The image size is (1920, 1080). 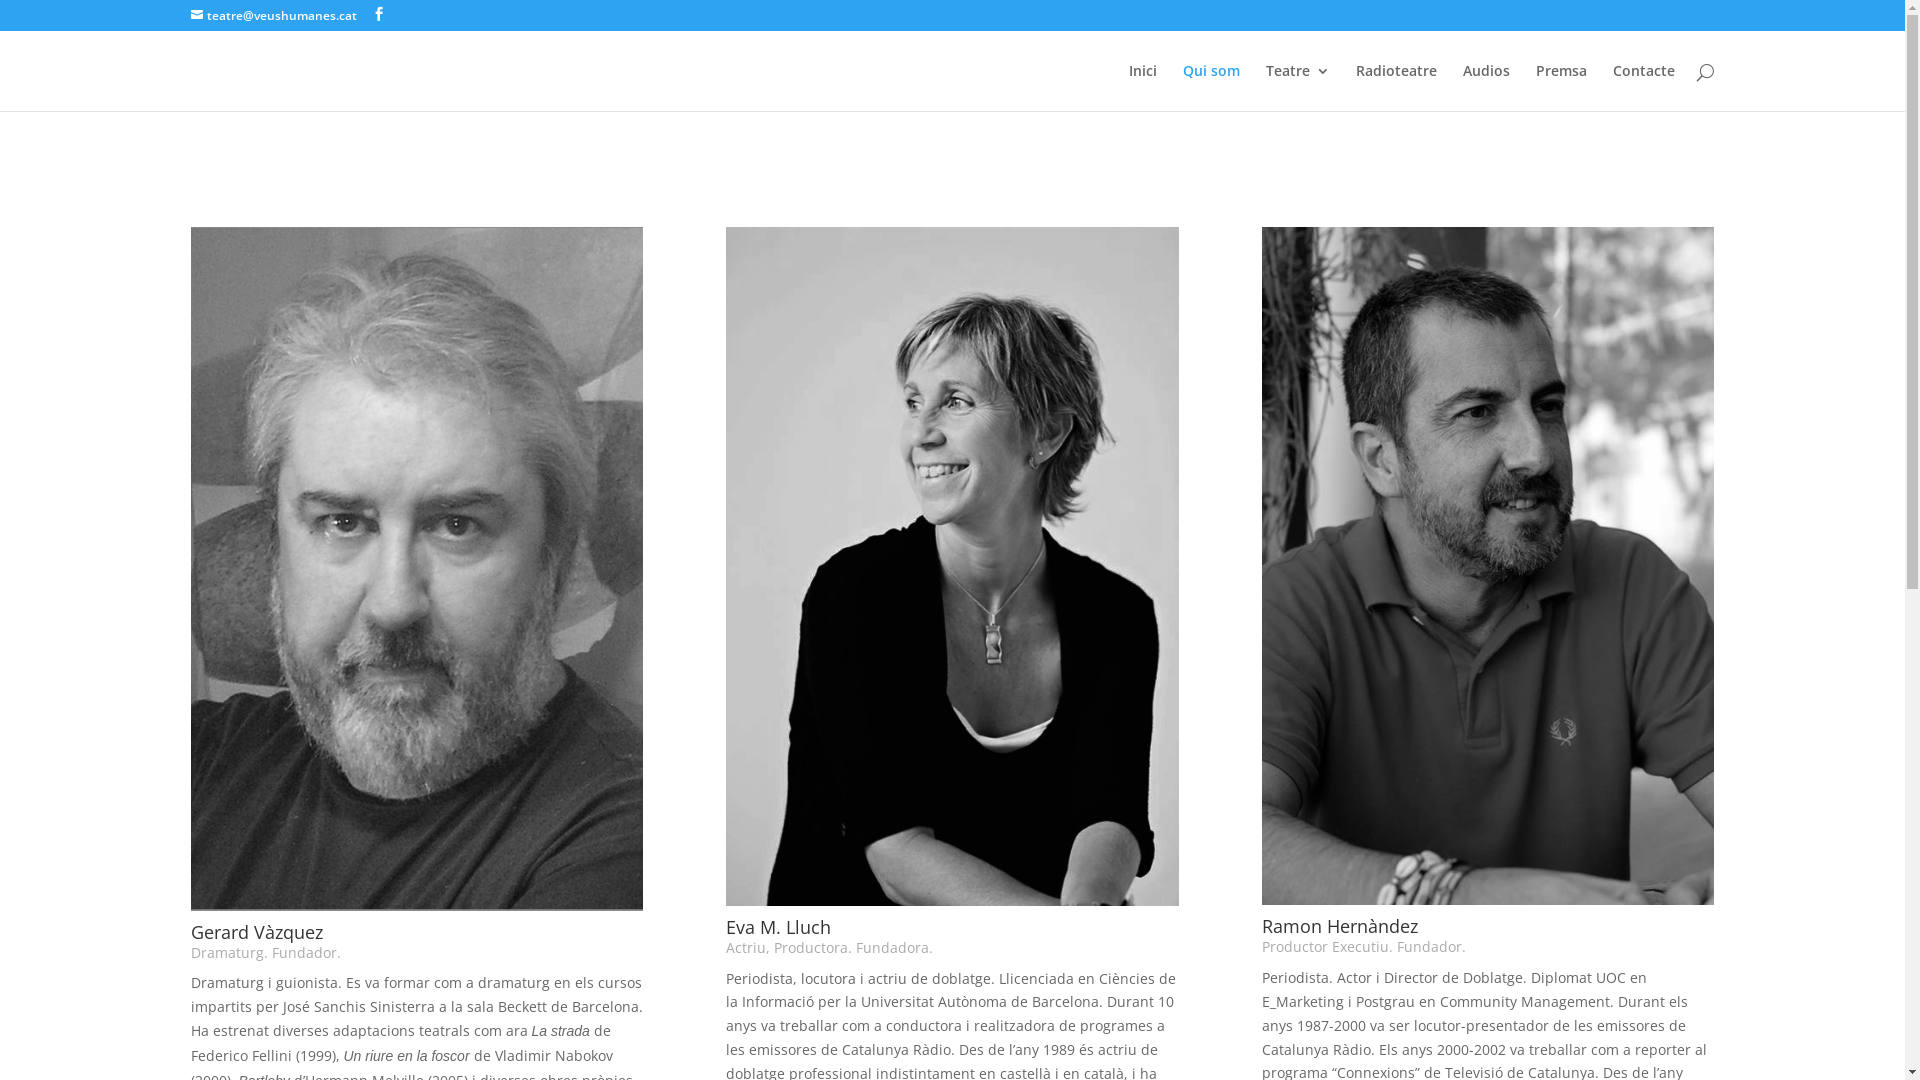 What do you see at coordinates (1485, 86) in the screenshot?
I see `'Audios'` at bounding box center [1485, 86].